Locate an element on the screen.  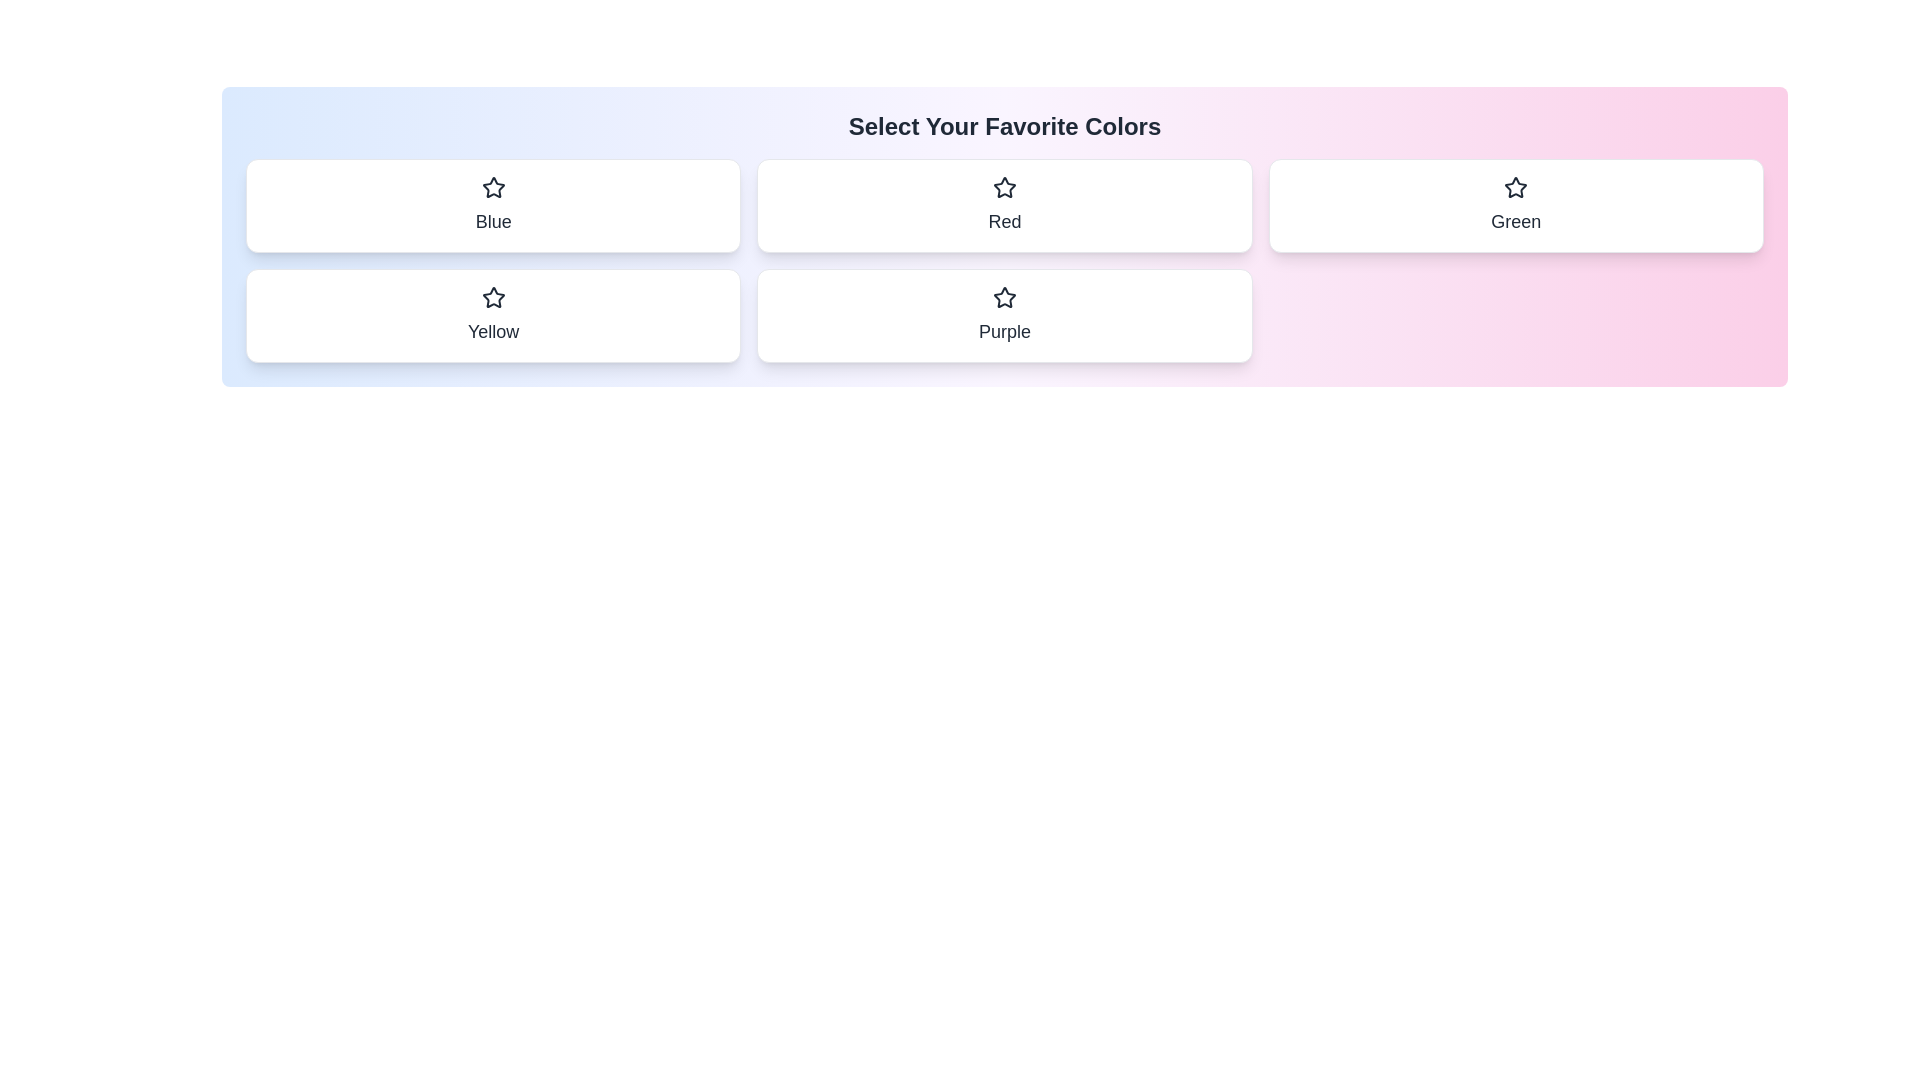
the color chip Purple is located at coordinates (1004, 315).